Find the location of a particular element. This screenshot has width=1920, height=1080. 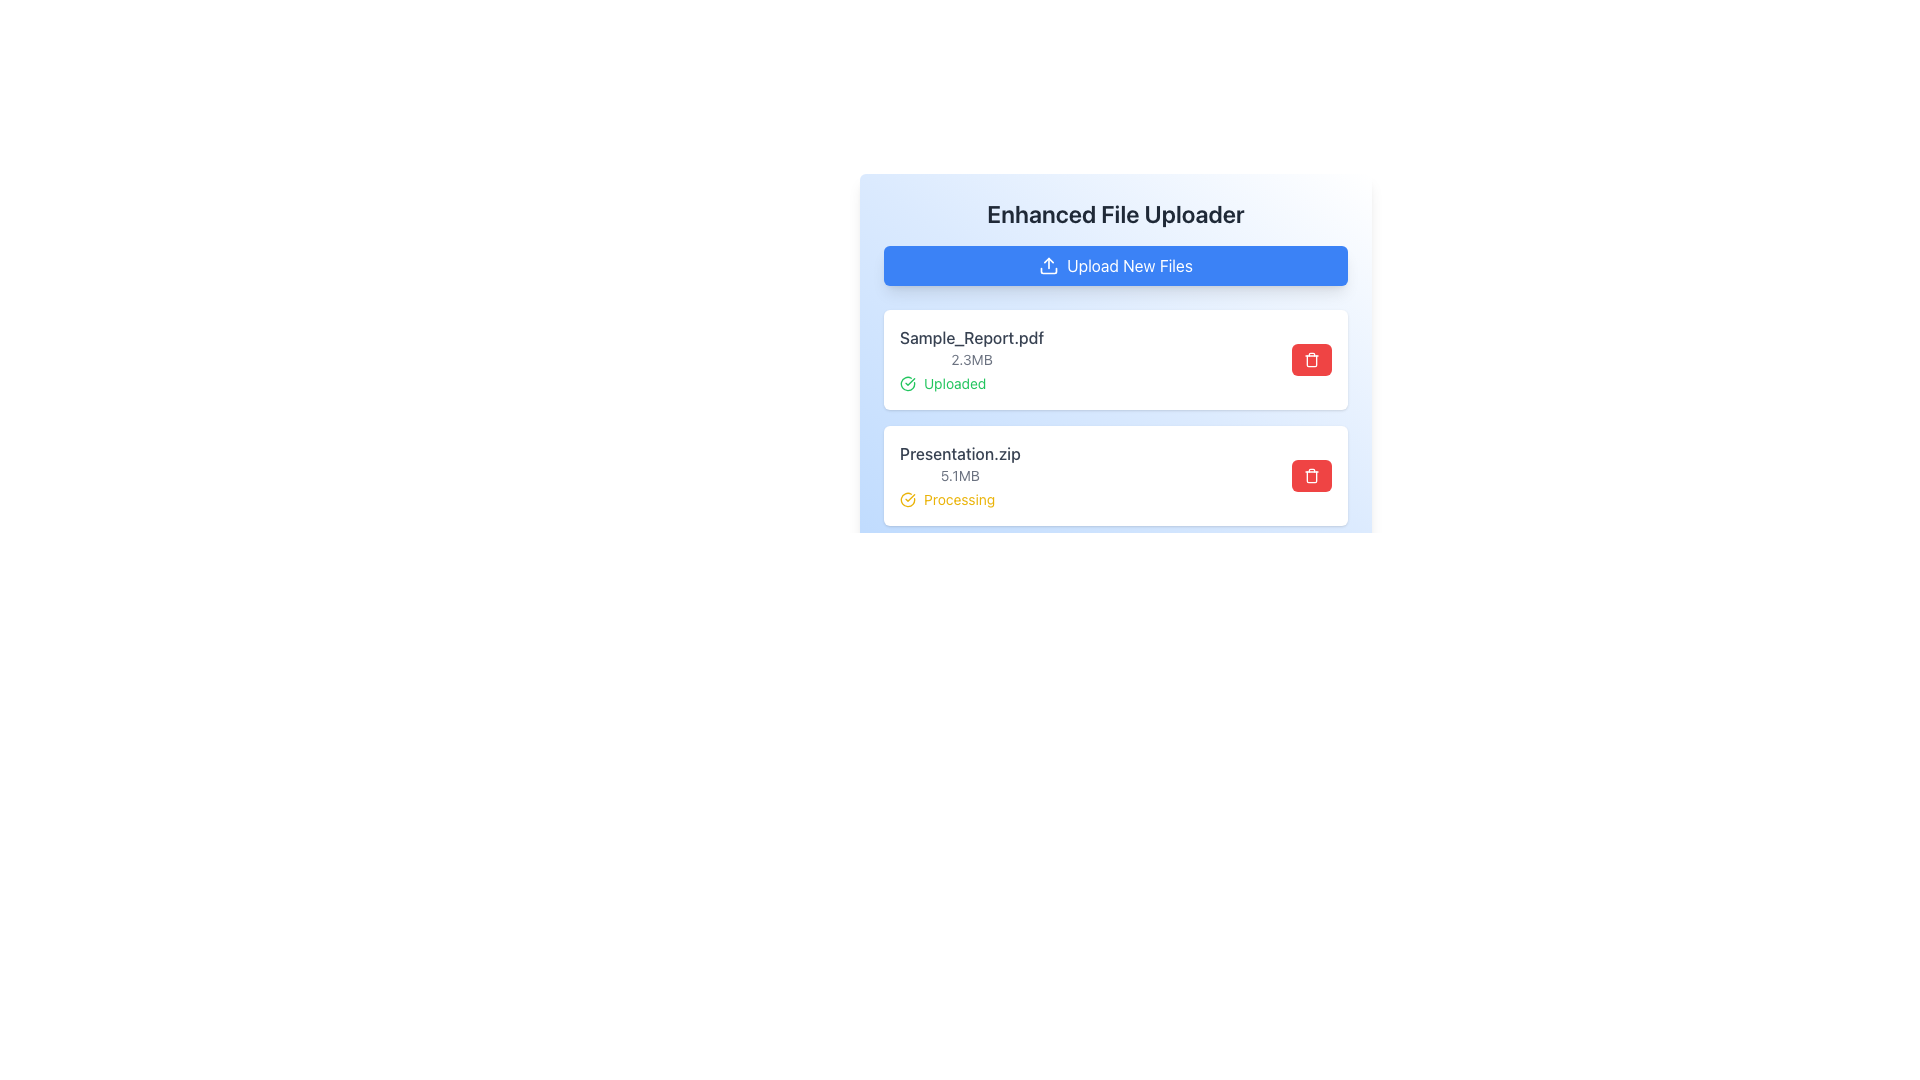

the 'Uploaded' text label with a green checkmark icon located in the second row beneath 'Sample_Report.pdf' is located at coordinates (972, 384).